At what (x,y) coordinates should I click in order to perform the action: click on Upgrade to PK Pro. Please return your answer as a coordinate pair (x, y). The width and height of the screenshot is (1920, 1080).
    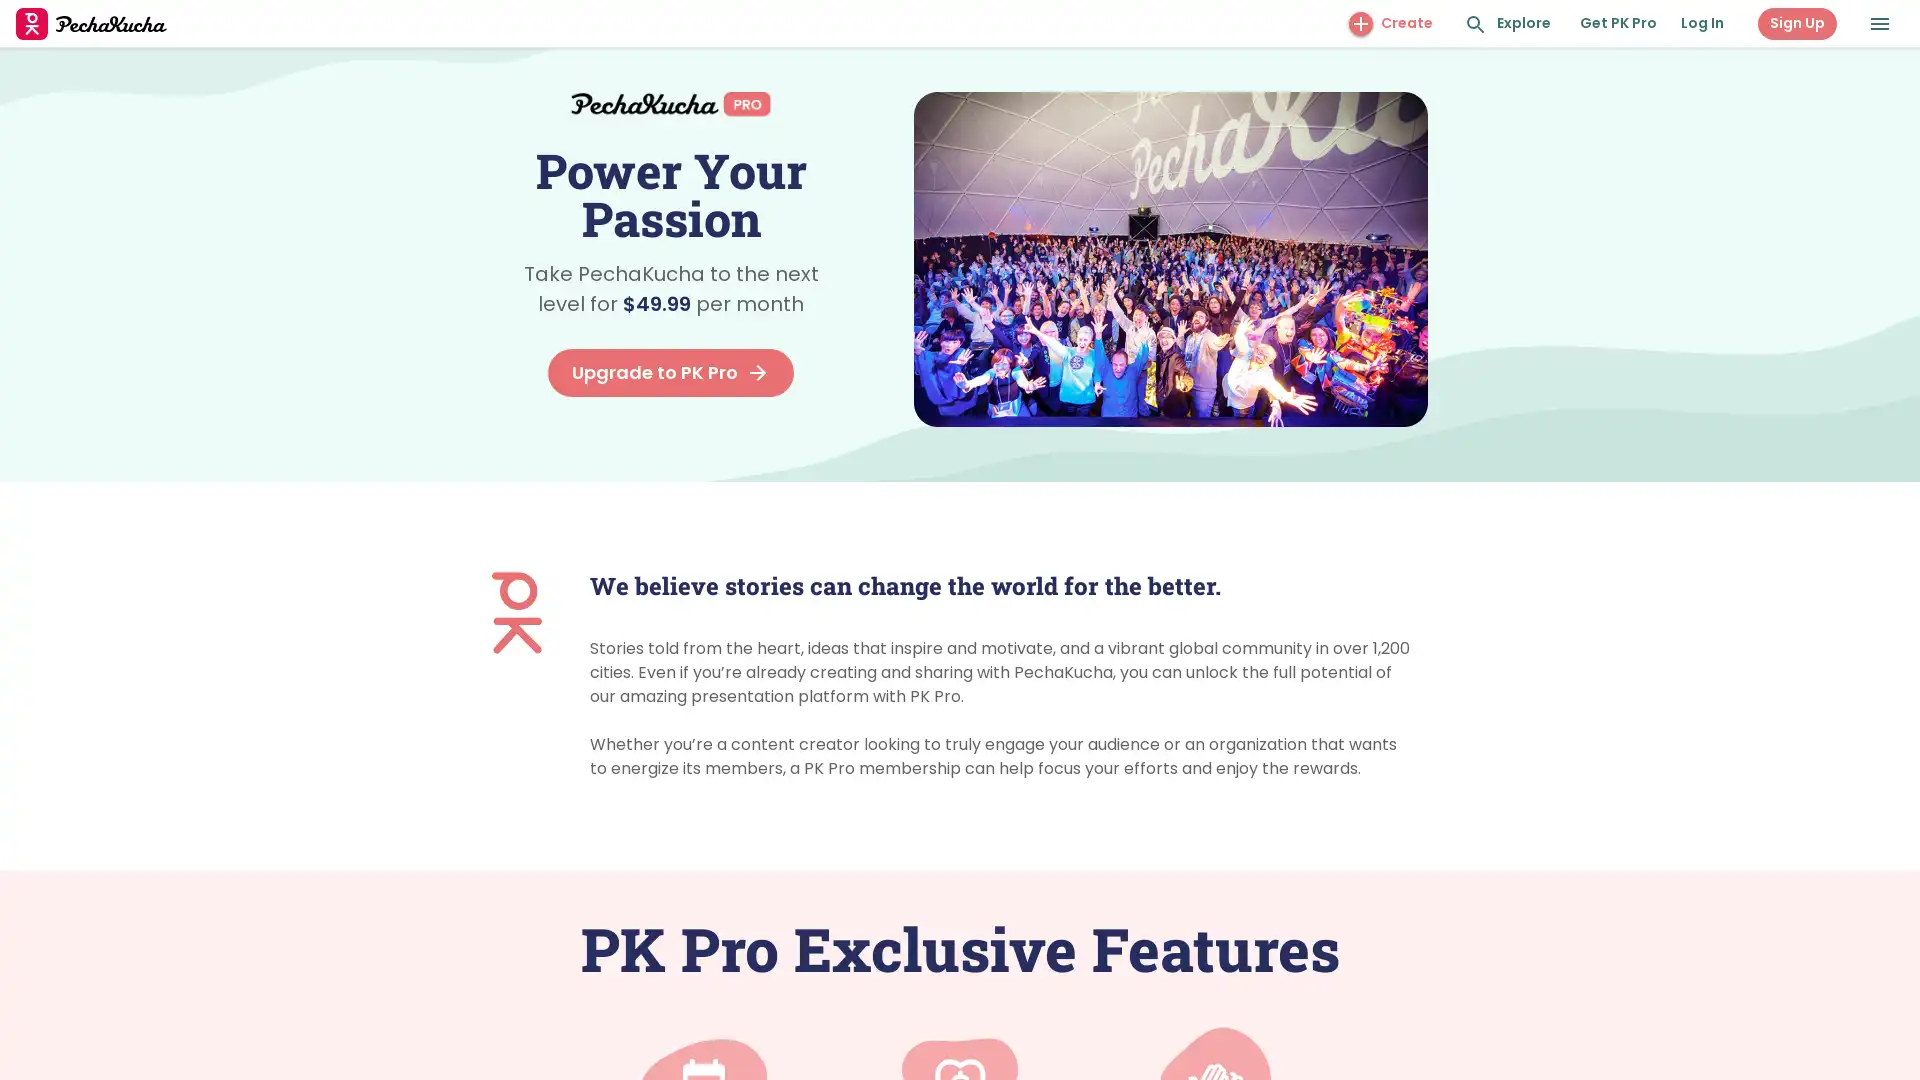
    Looking at the image, I should click on (671, 373).